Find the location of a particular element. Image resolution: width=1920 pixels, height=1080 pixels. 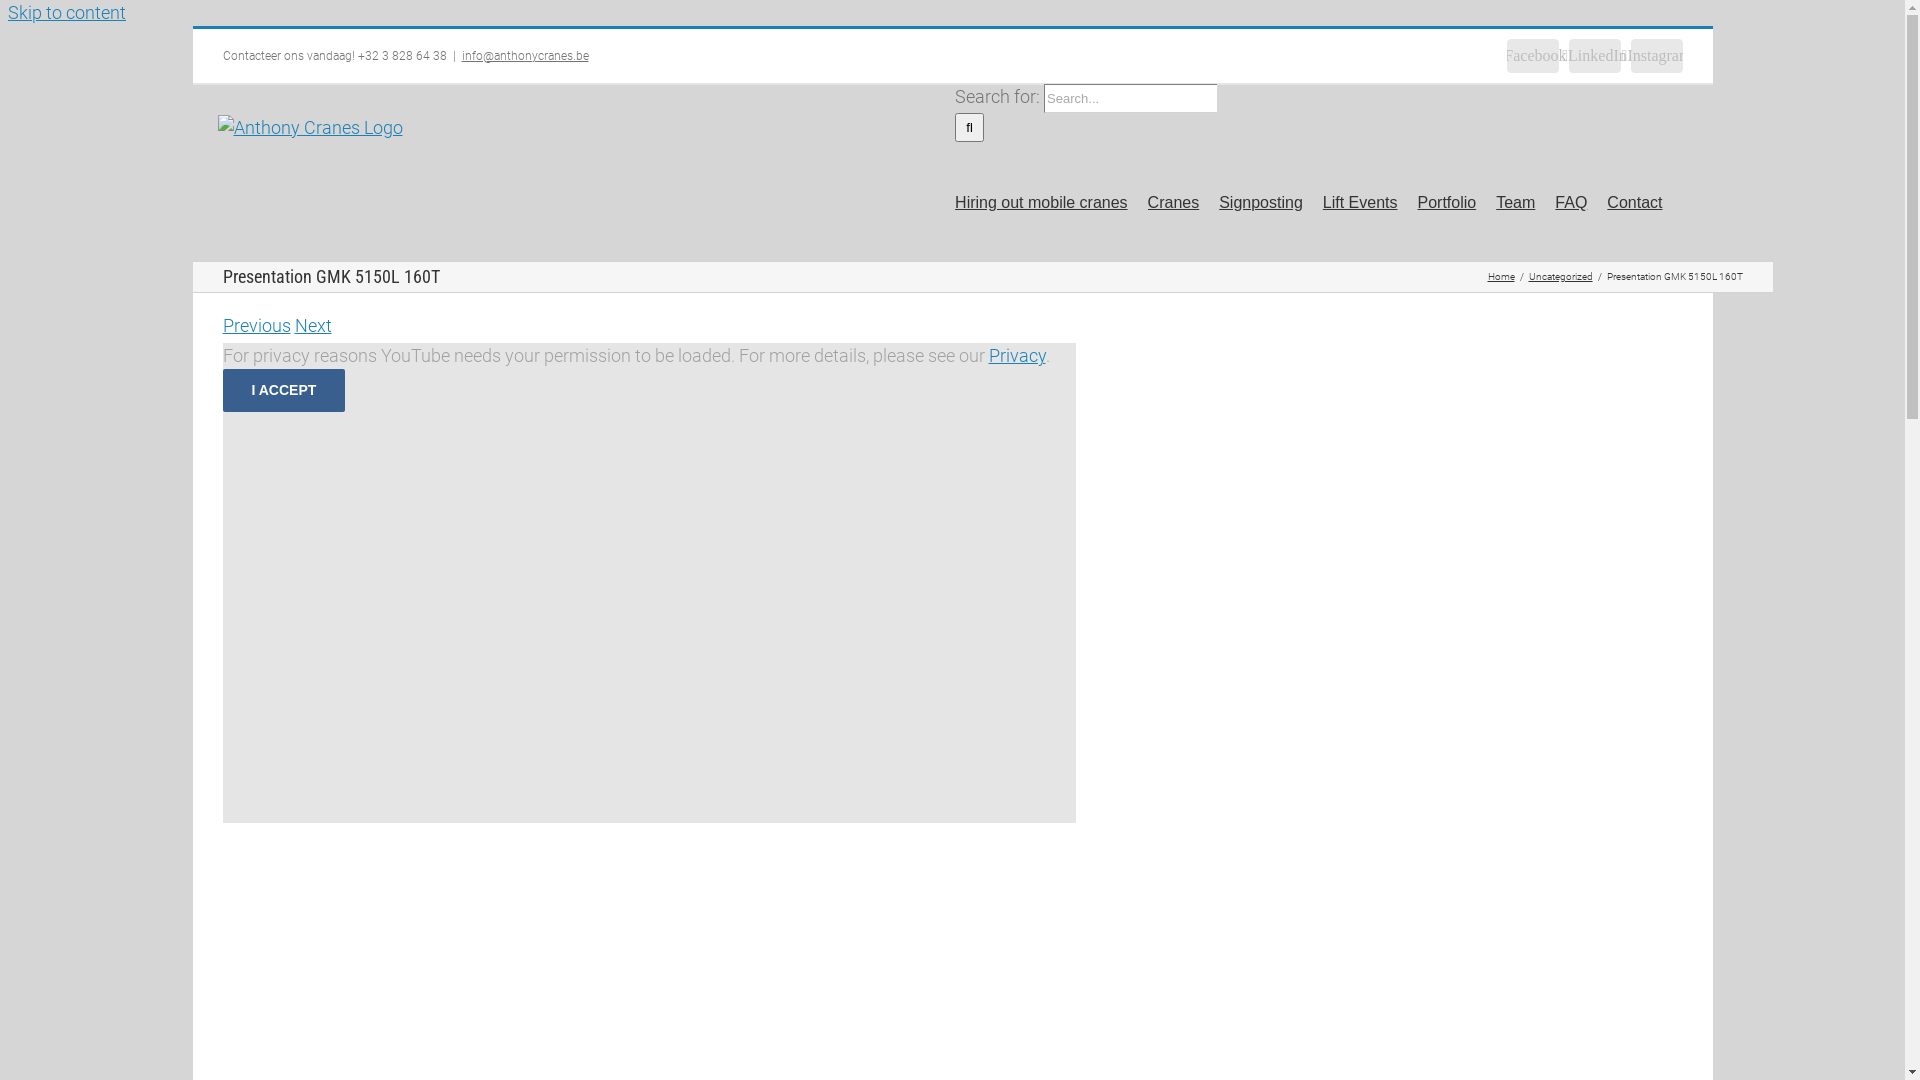

'Instagram' is located at coordinates (1630, 55).